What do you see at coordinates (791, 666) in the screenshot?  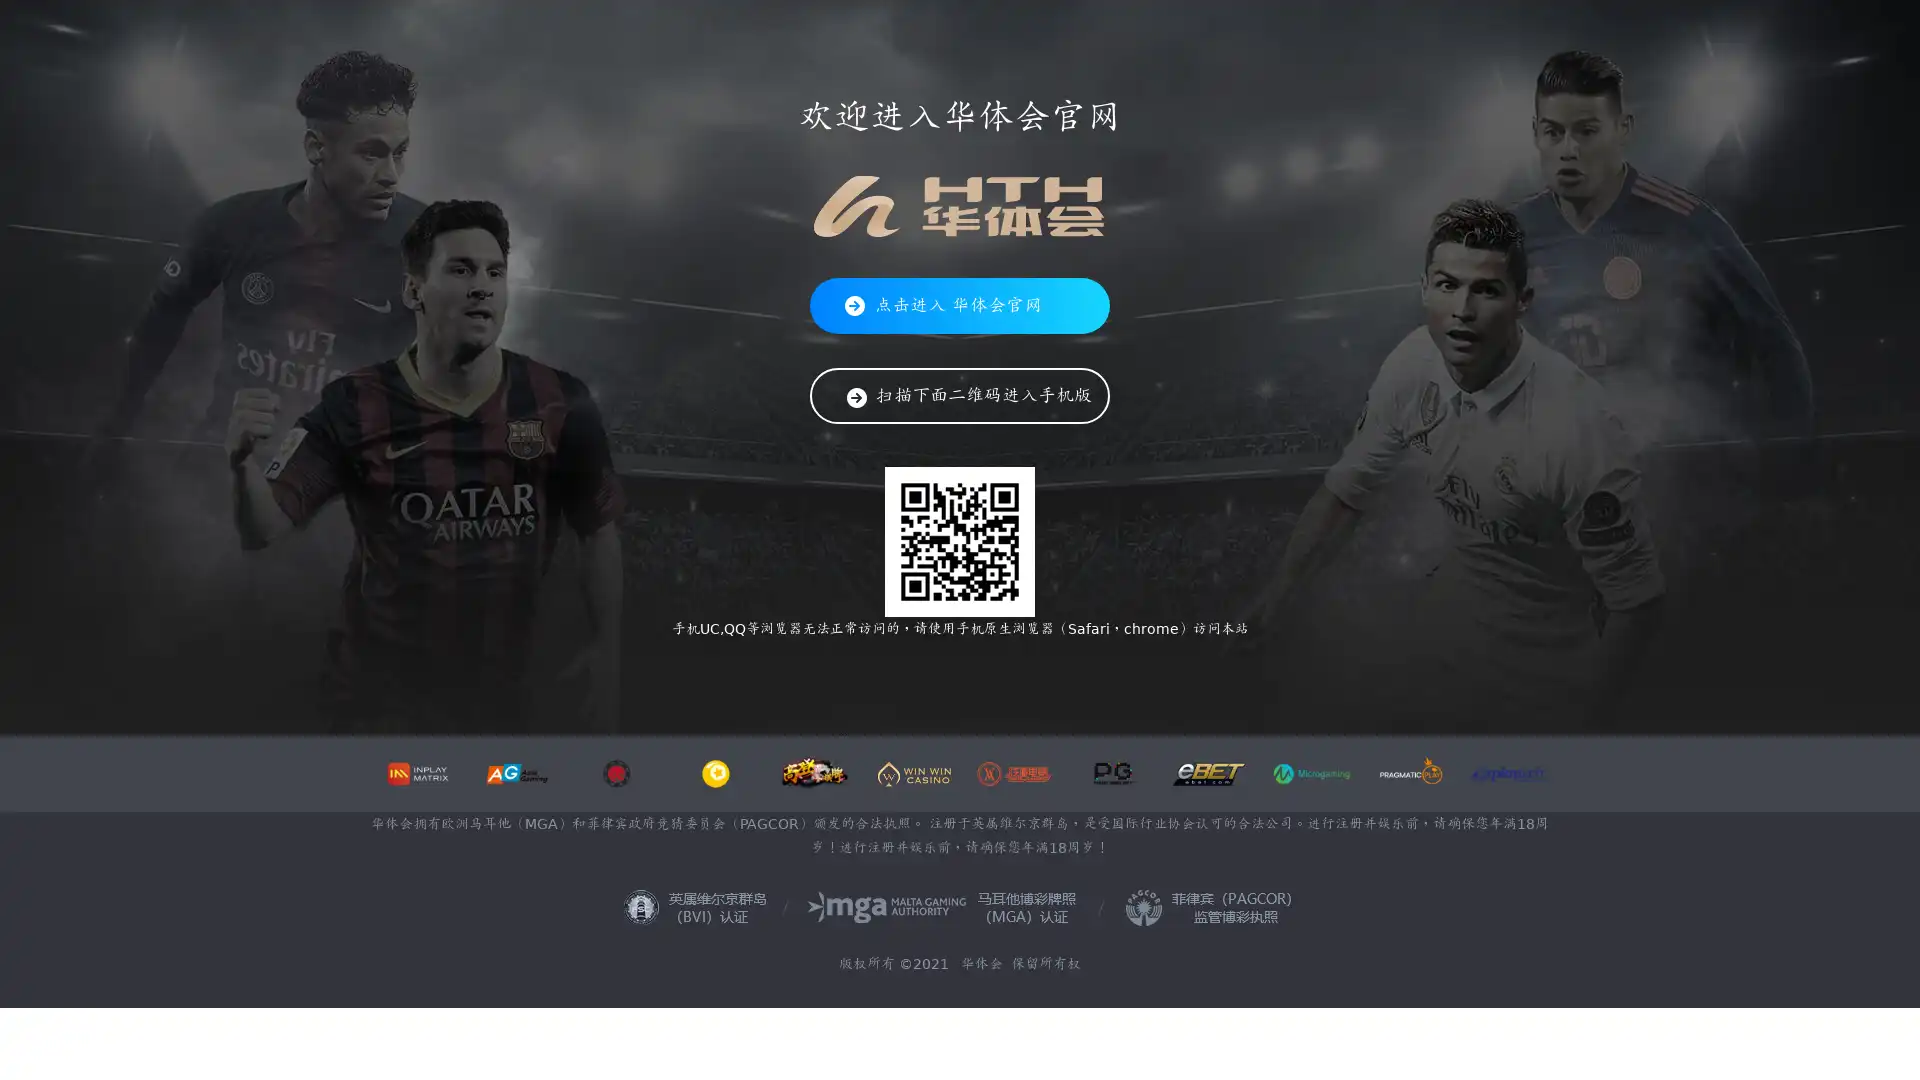 I see `3` at bounding box center [791, 666].